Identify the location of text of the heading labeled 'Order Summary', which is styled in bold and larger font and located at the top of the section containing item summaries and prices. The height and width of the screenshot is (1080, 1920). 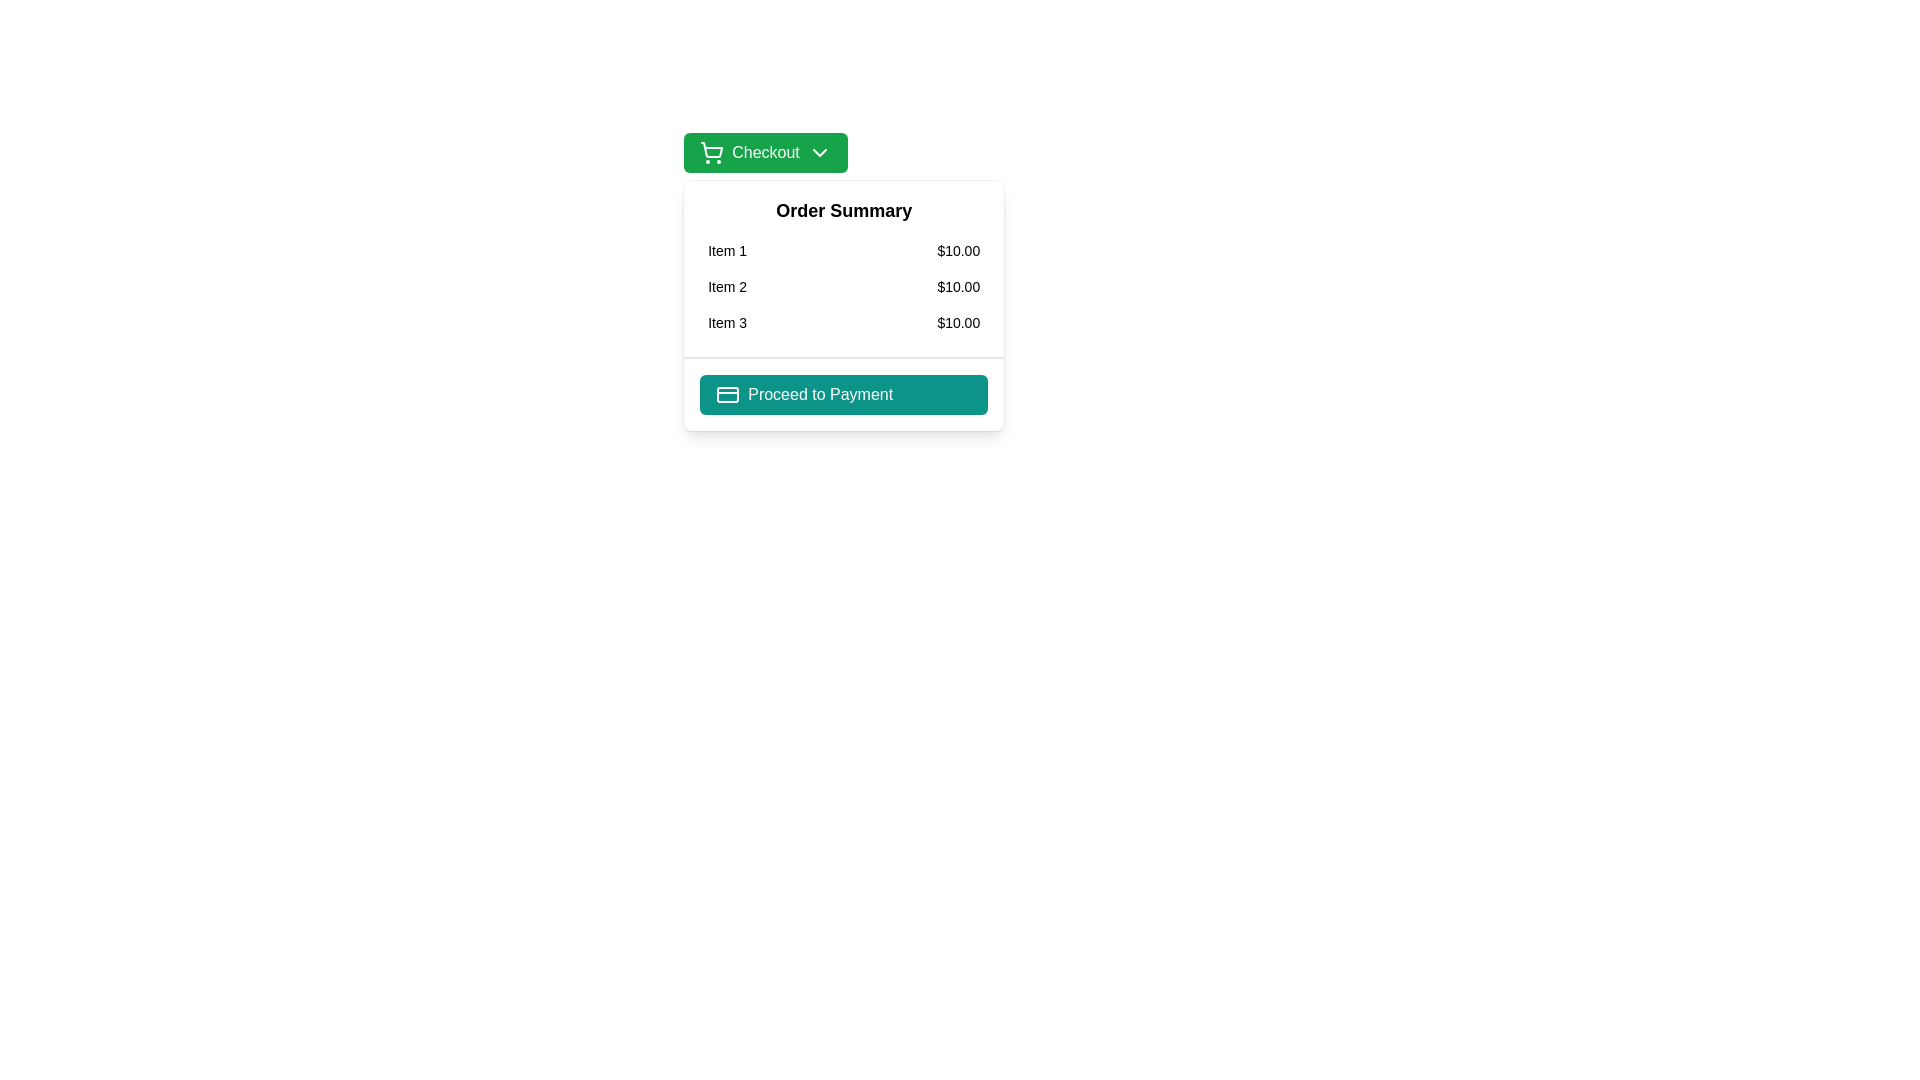
(844, 211).